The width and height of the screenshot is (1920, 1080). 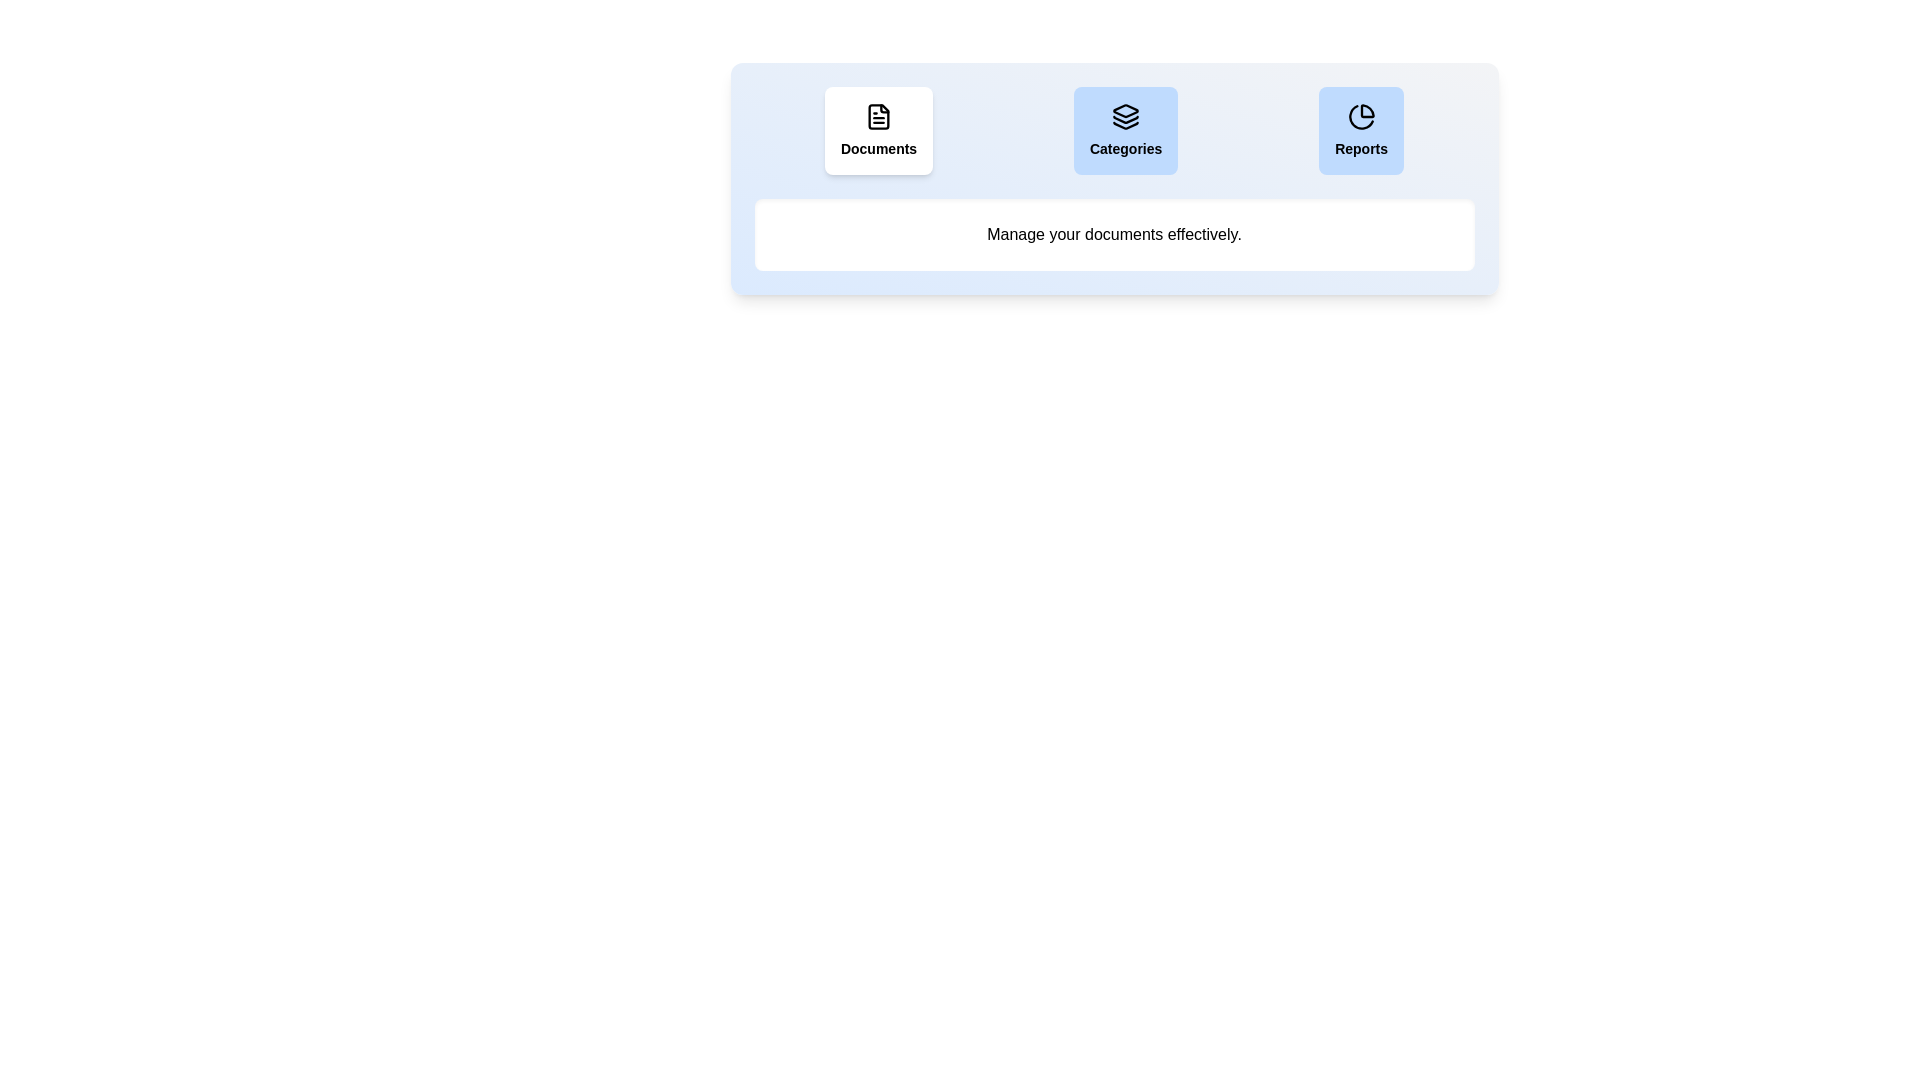 I want to click on the Documents tab to observe visual feedback, so click(x=878, y=131).